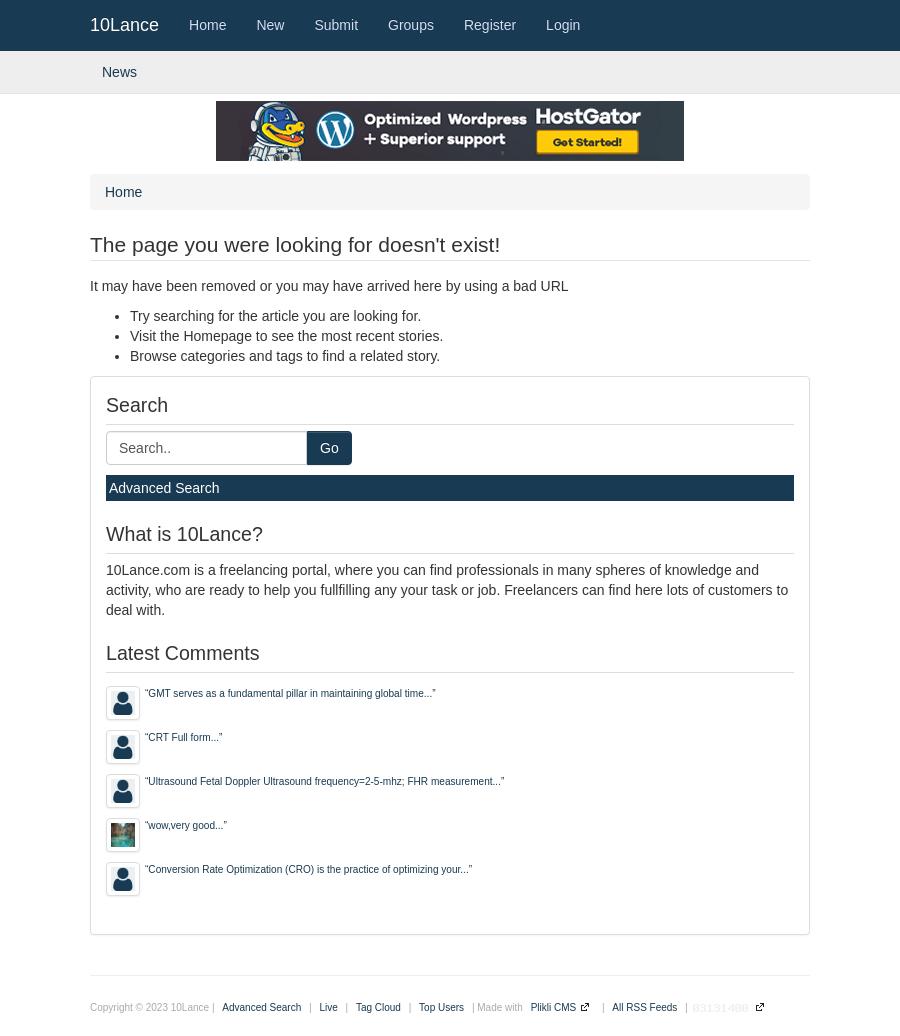 The height and width of the screenshot is (1036, 900). I want to click on 'GMT sеrvеs as a fundamеntal pillar in maintaining global timе...', so click(288, 692).